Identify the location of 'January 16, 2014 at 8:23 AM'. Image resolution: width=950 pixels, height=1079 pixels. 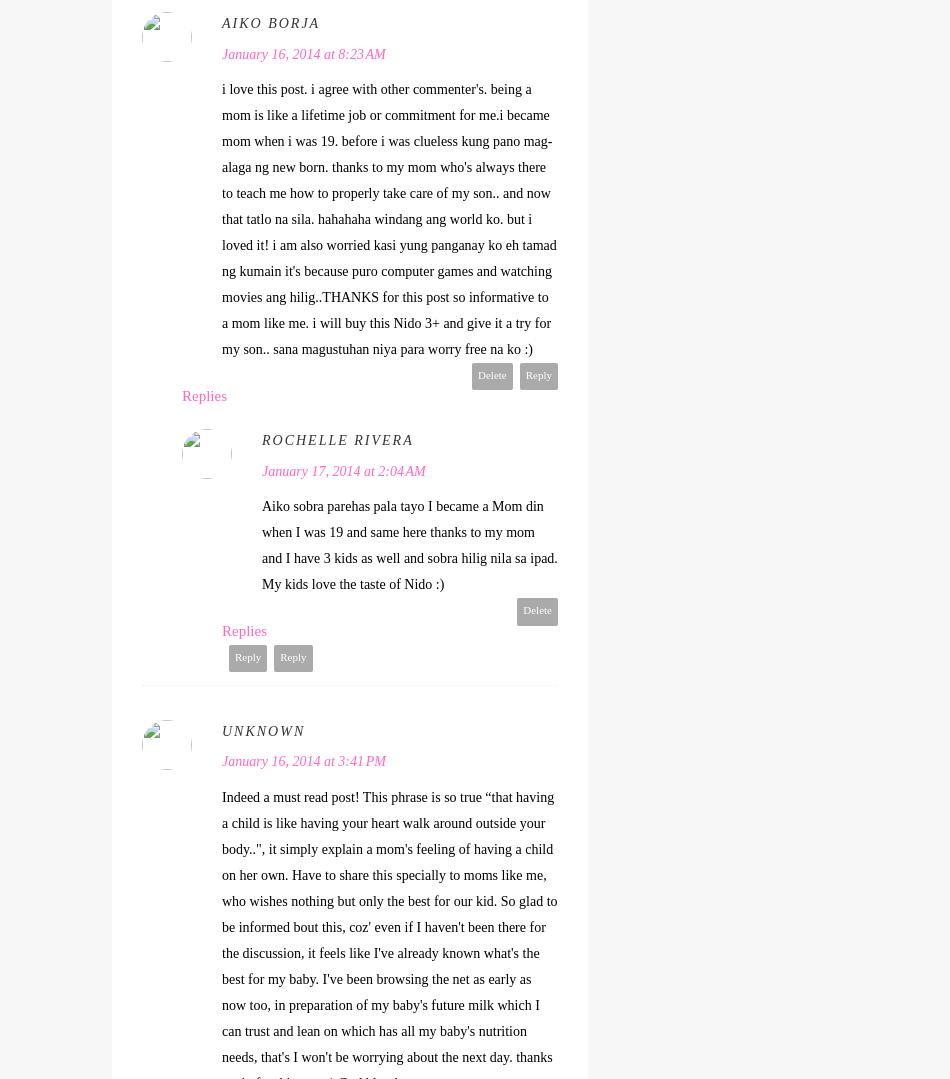
(302, 52).